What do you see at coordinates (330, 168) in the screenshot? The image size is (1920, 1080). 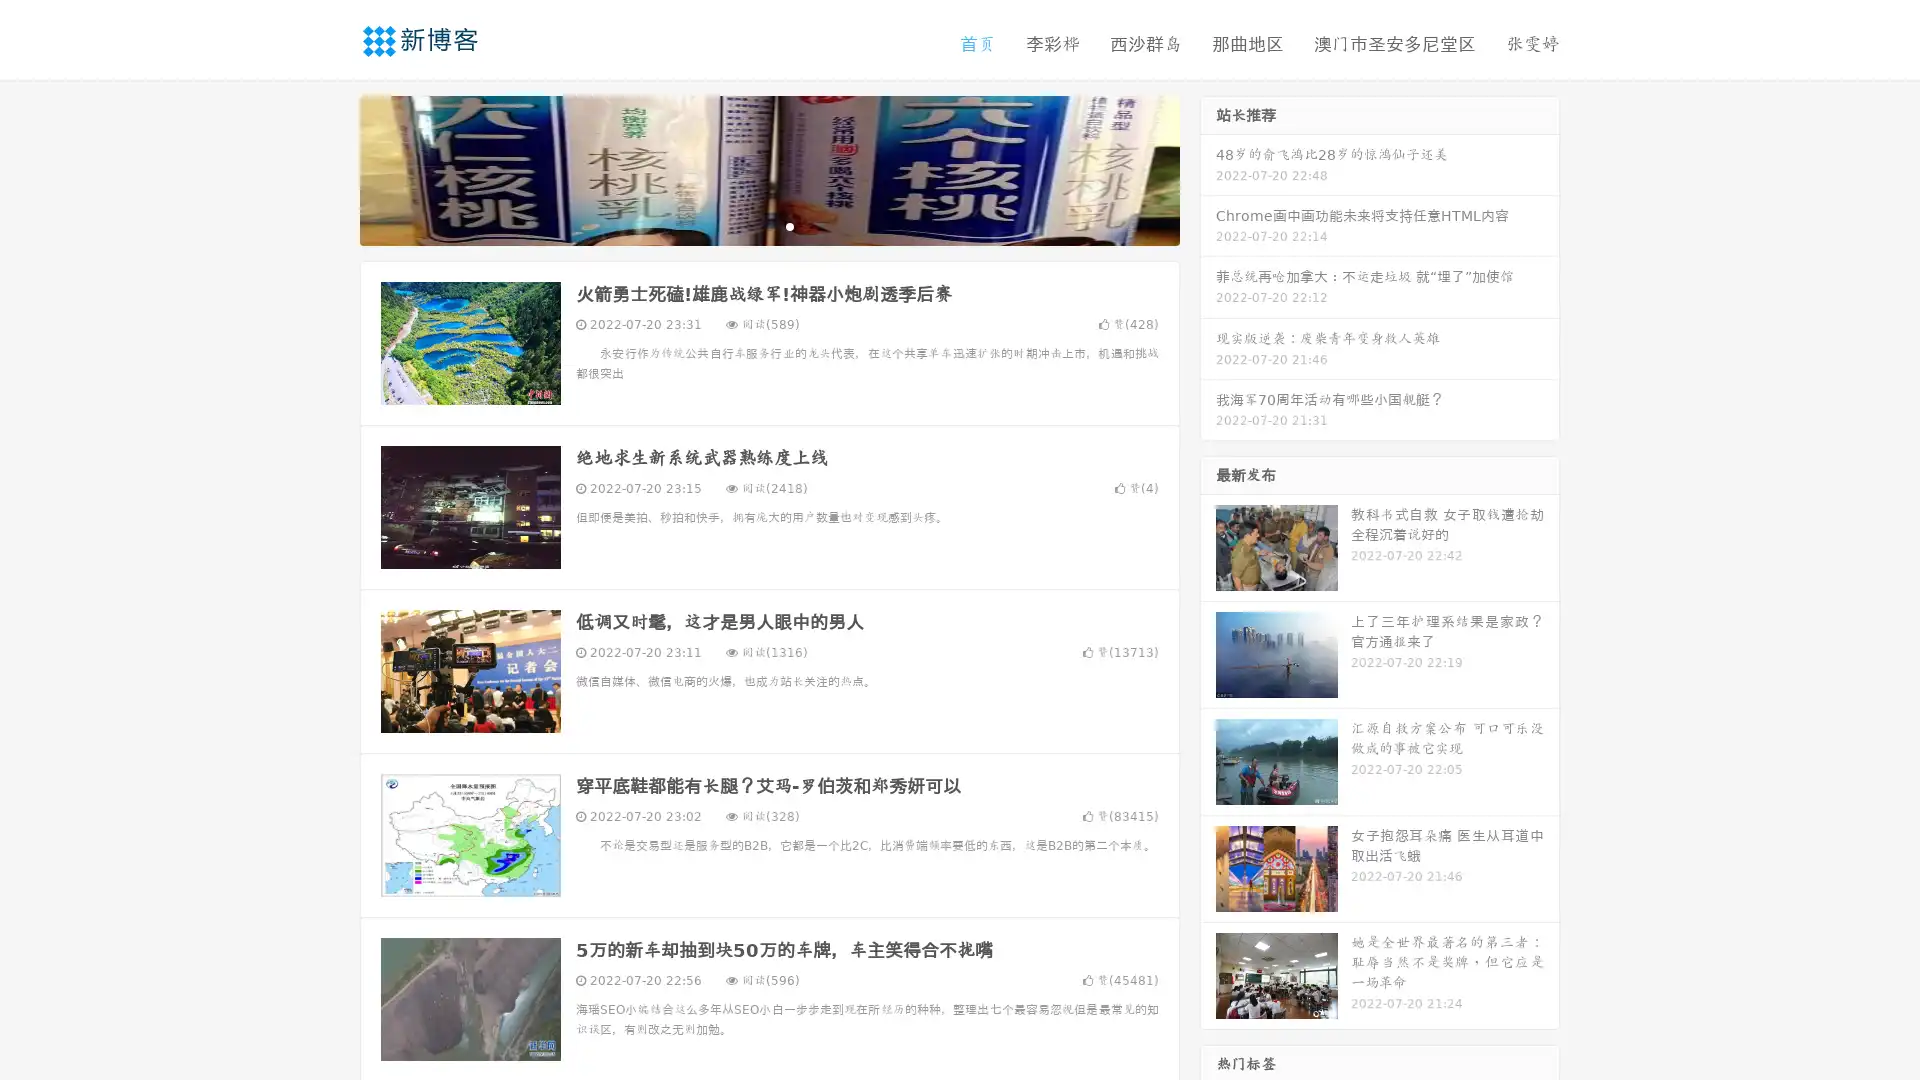 I see `Previous slide` at bounding box center [330, 168].